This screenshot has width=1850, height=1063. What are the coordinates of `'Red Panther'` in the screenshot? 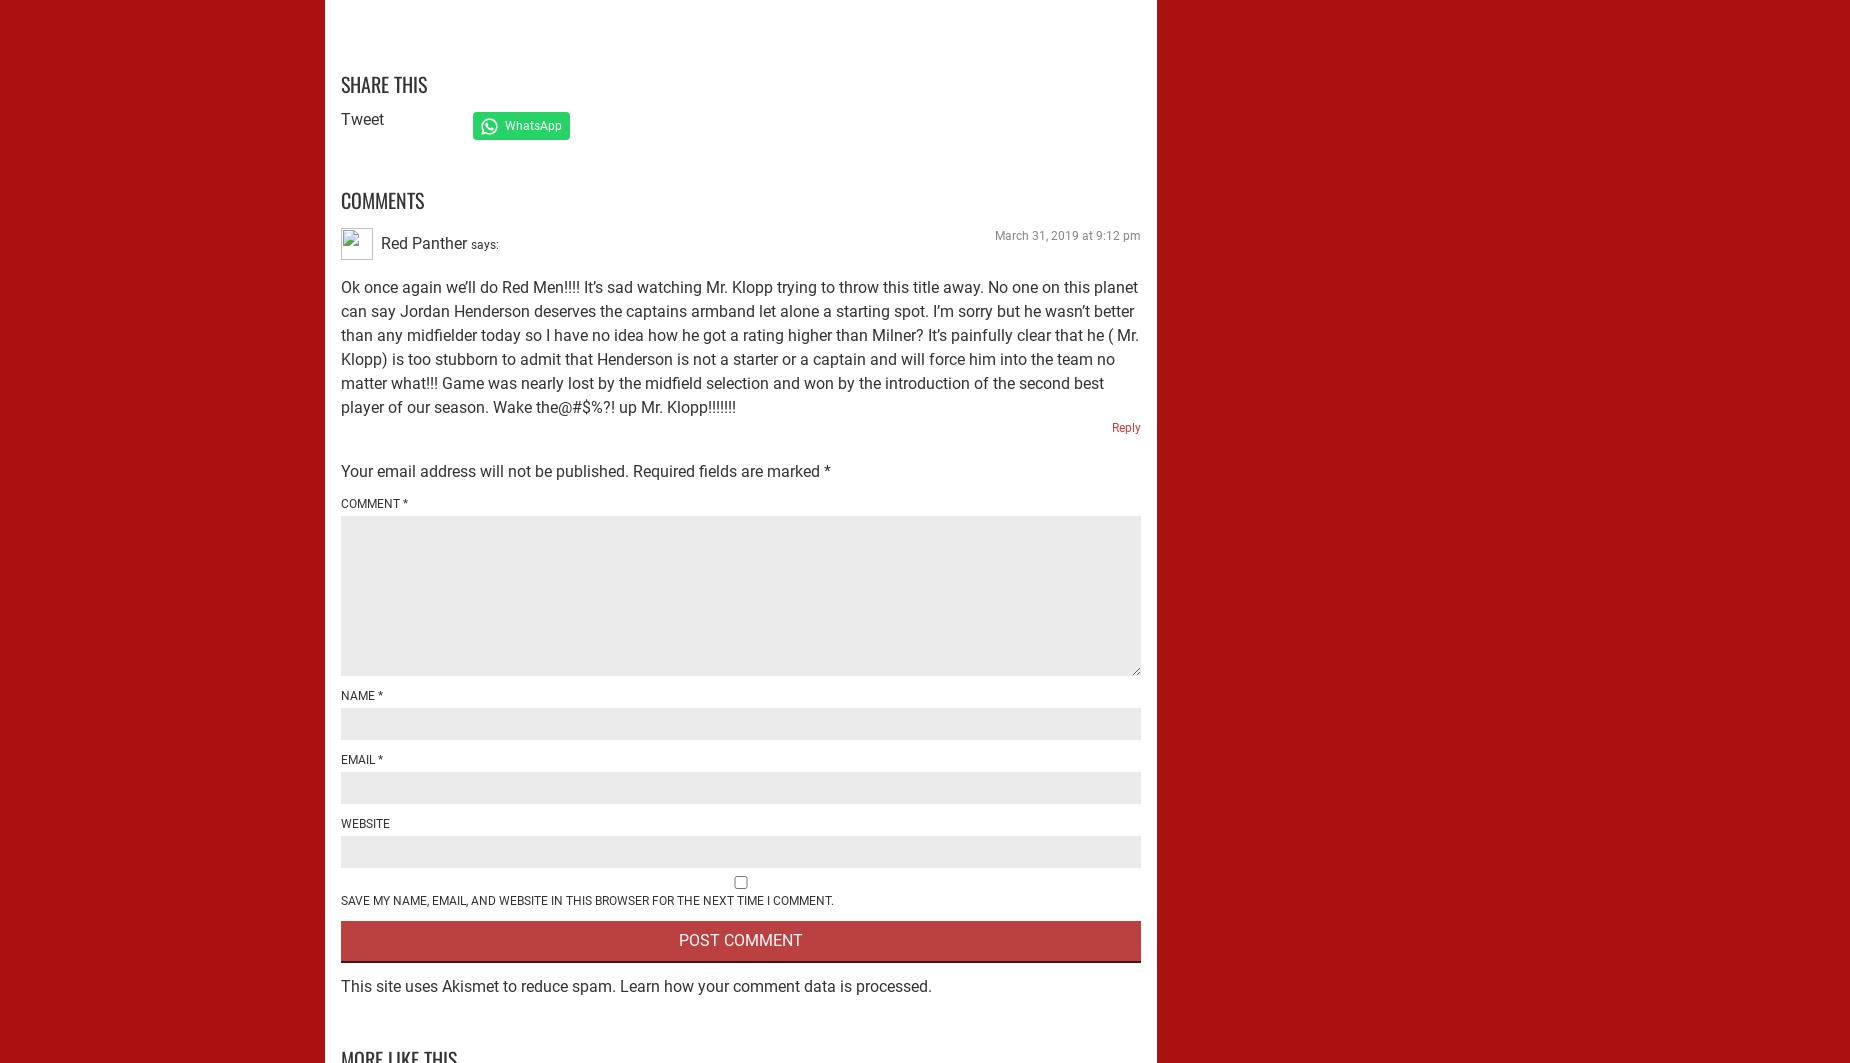 It's located at (423, 242).